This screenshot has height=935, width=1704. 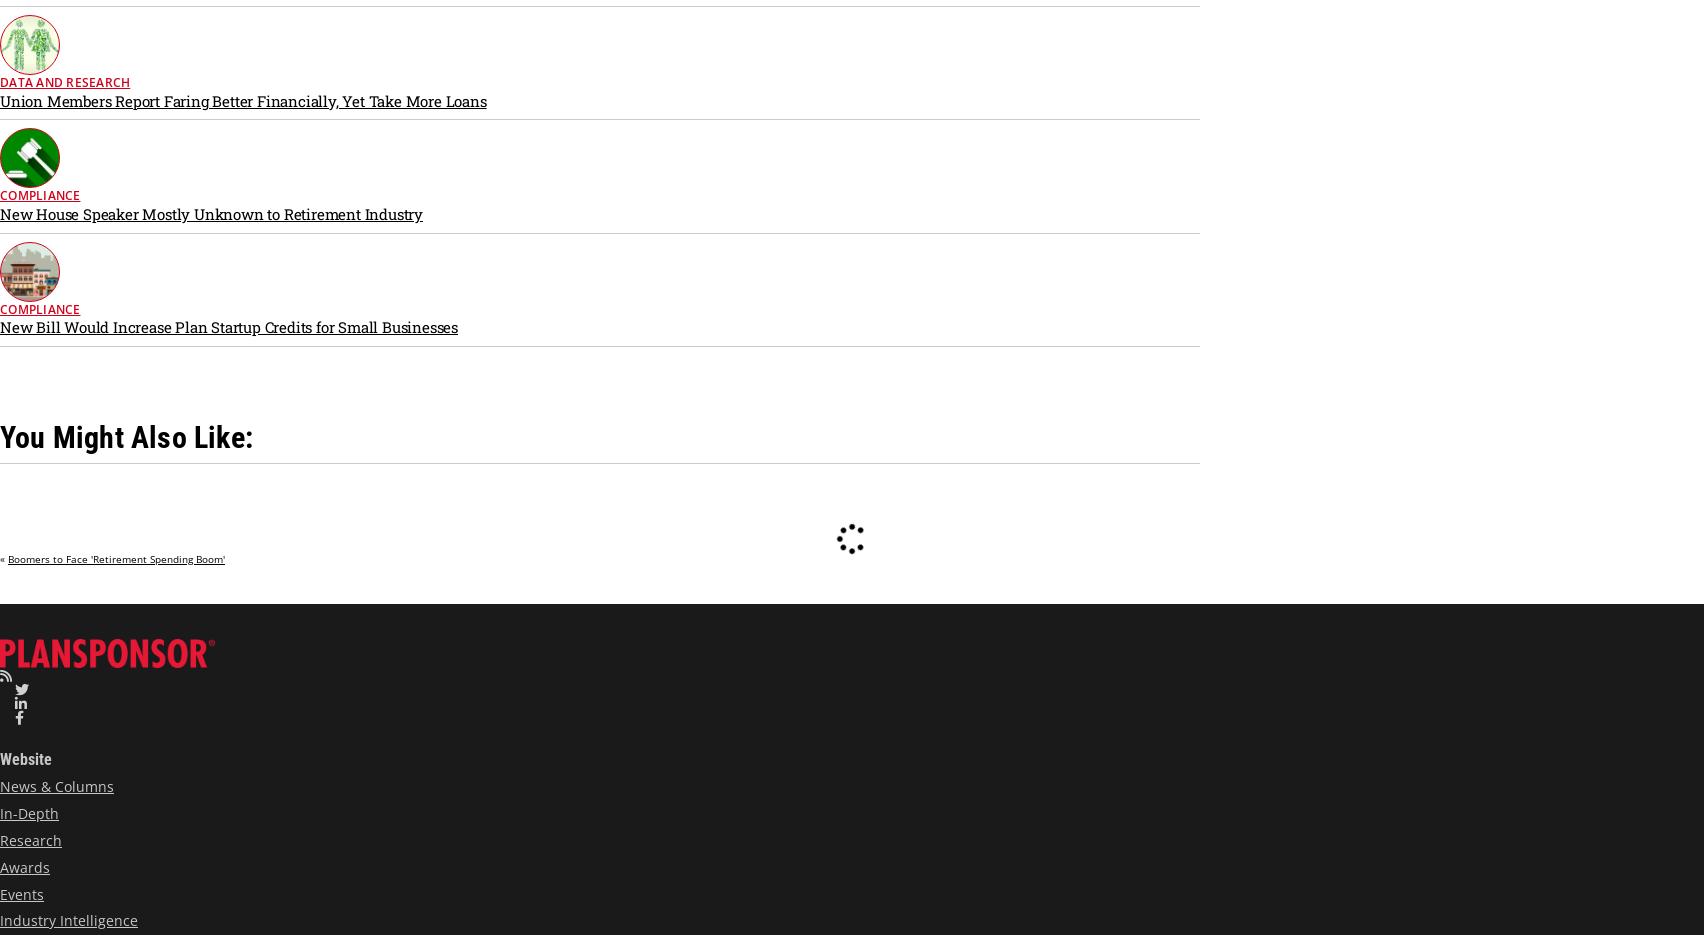 What do you see at coordinates (8, 558) in the screenshot?
I see `'Boomers to Face 'Retirement Spending Boom''` at bounding box center [8, 558].